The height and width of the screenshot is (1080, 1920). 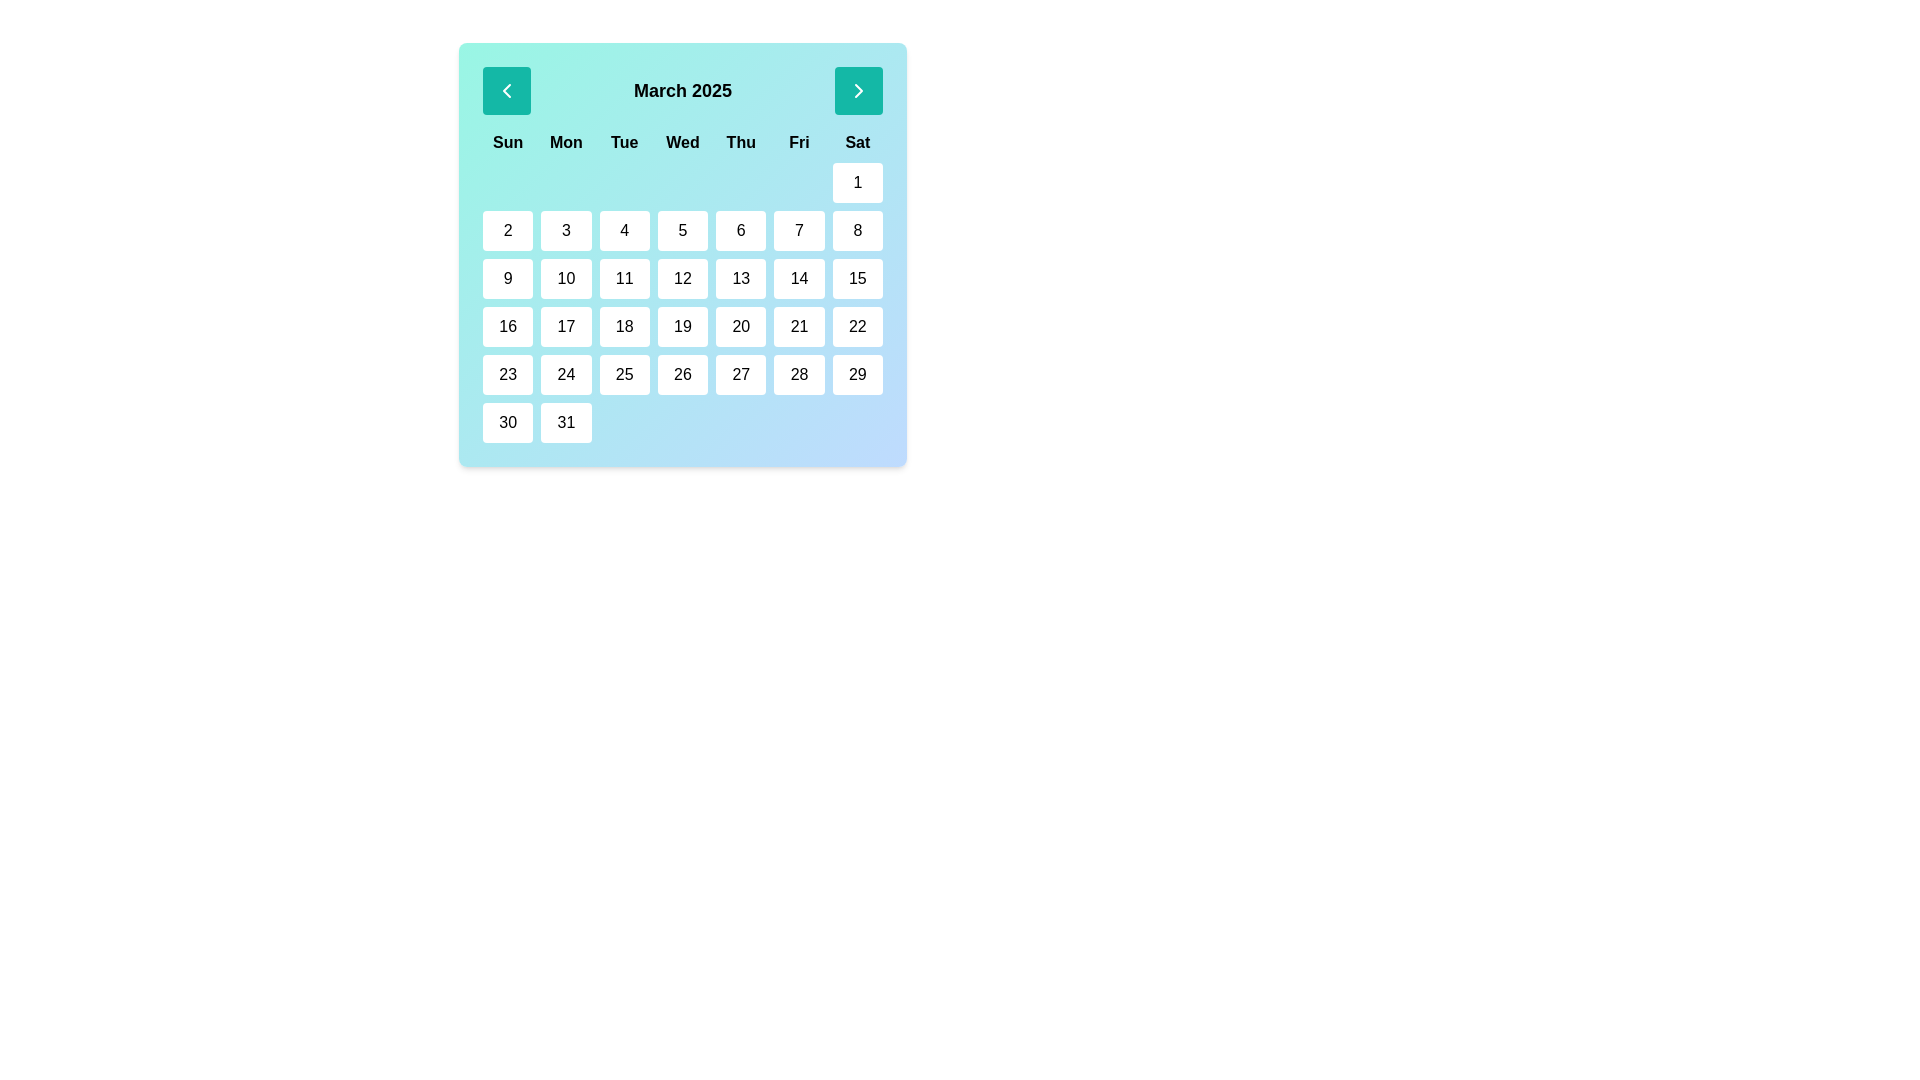 I want to click on the first date button in the calendar grid that represents the first day of the month under the 'Sat' header, so click(x=857, y=182).